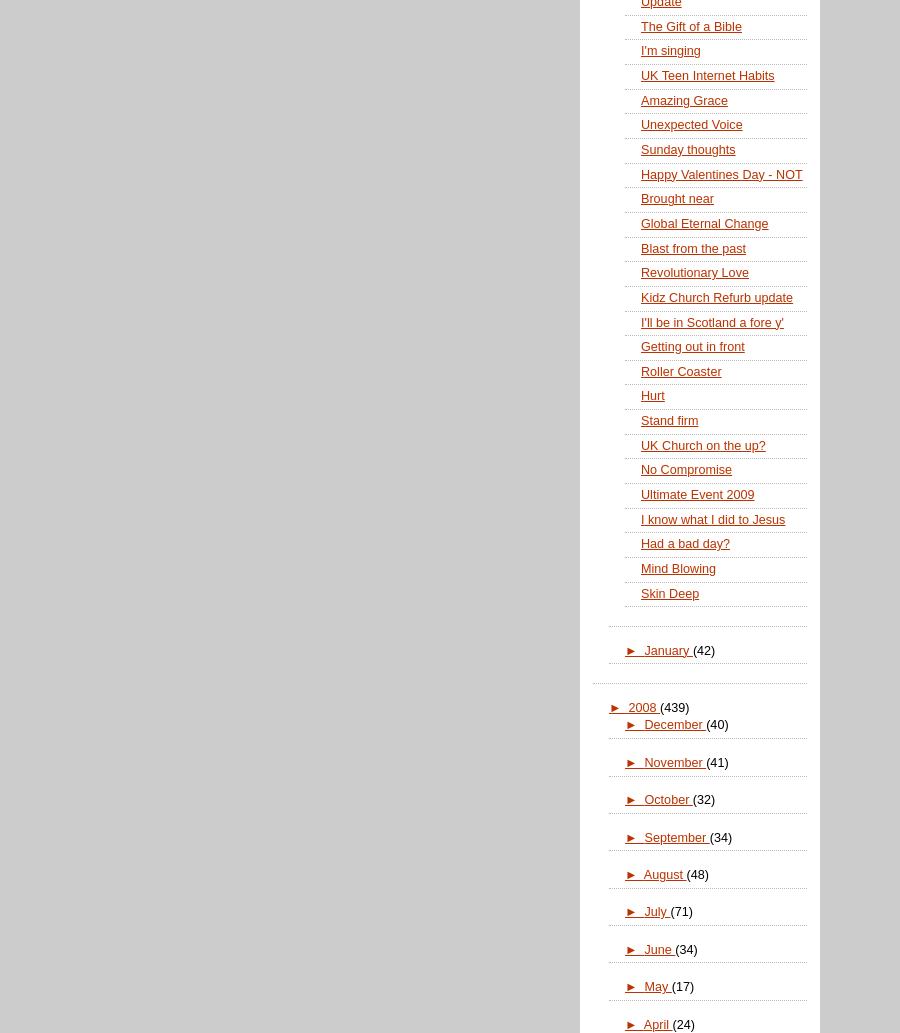 Image resolution: width=900 pixels, height=1033 pixels. I want to click on '(439)', so click(674, 706).